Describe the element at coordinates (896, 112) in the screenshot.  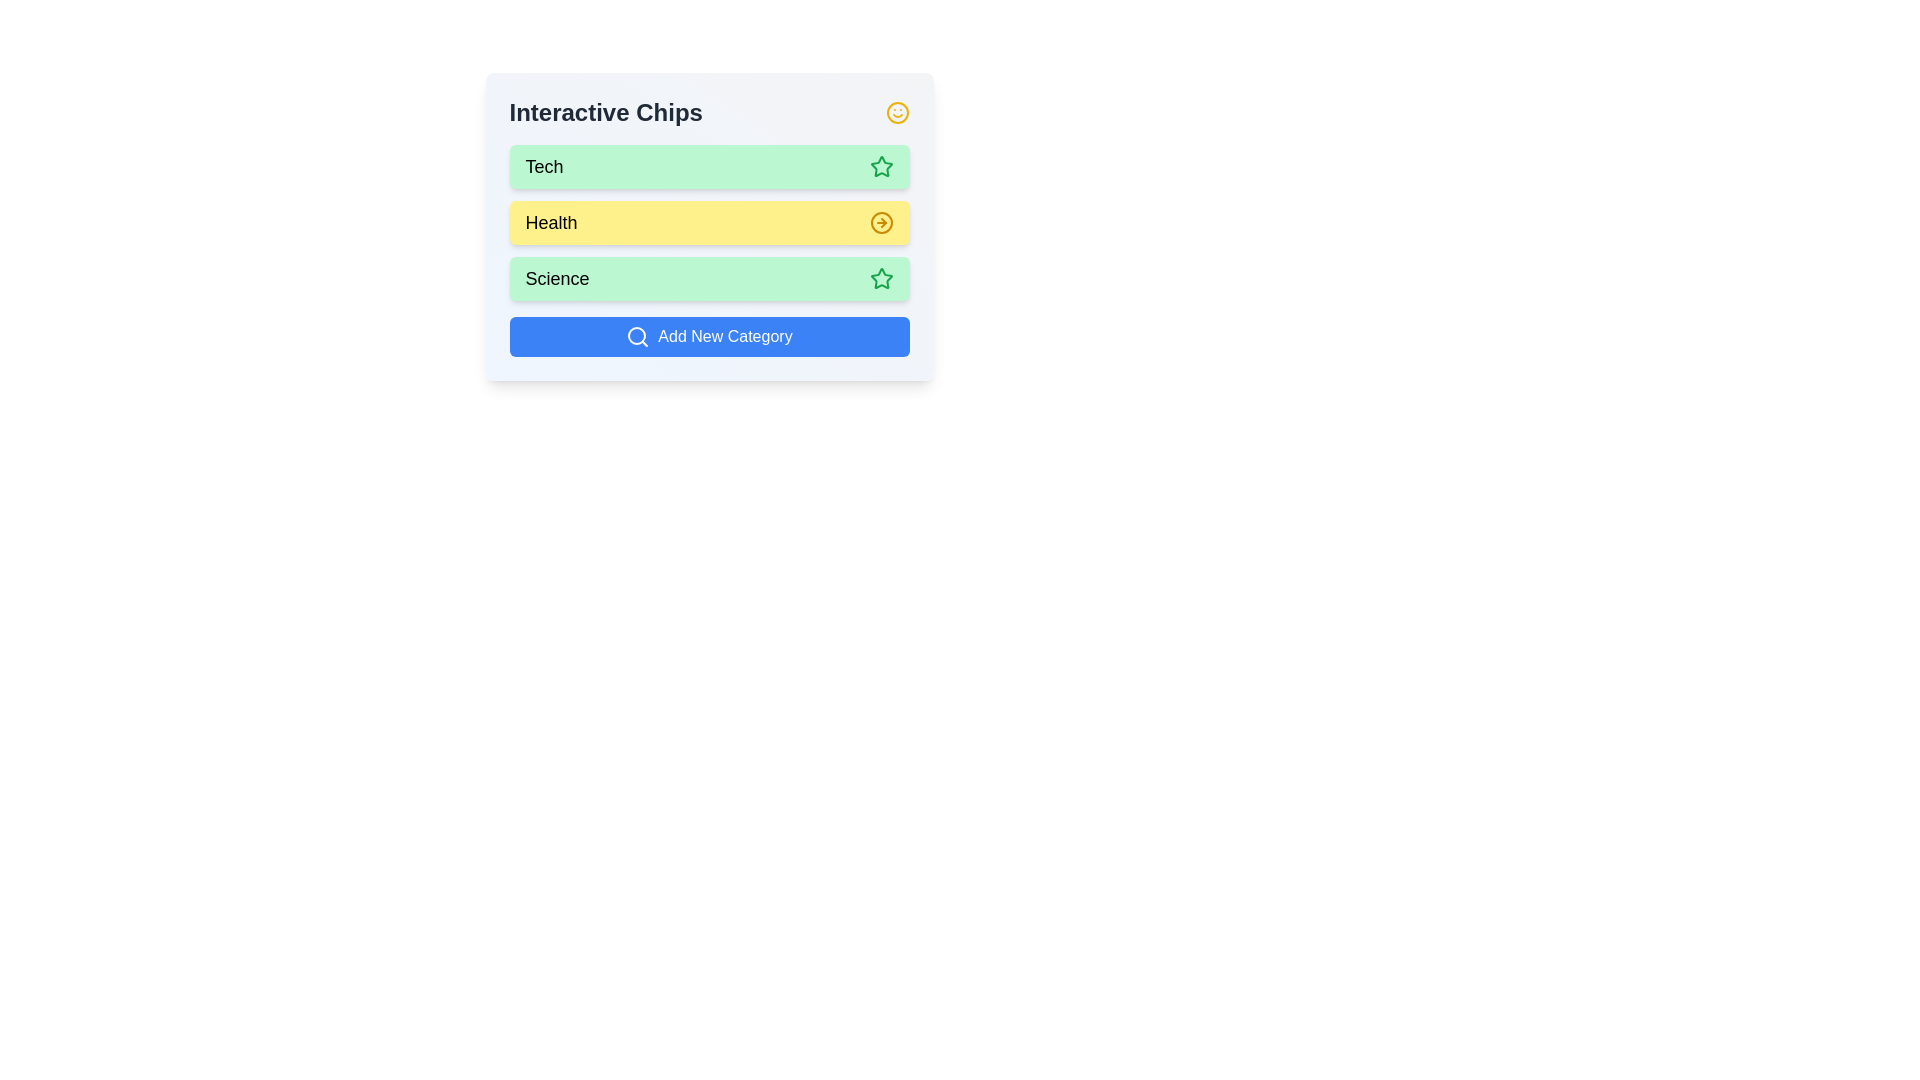
I see `the header icon to trigger its associated action` at that location.